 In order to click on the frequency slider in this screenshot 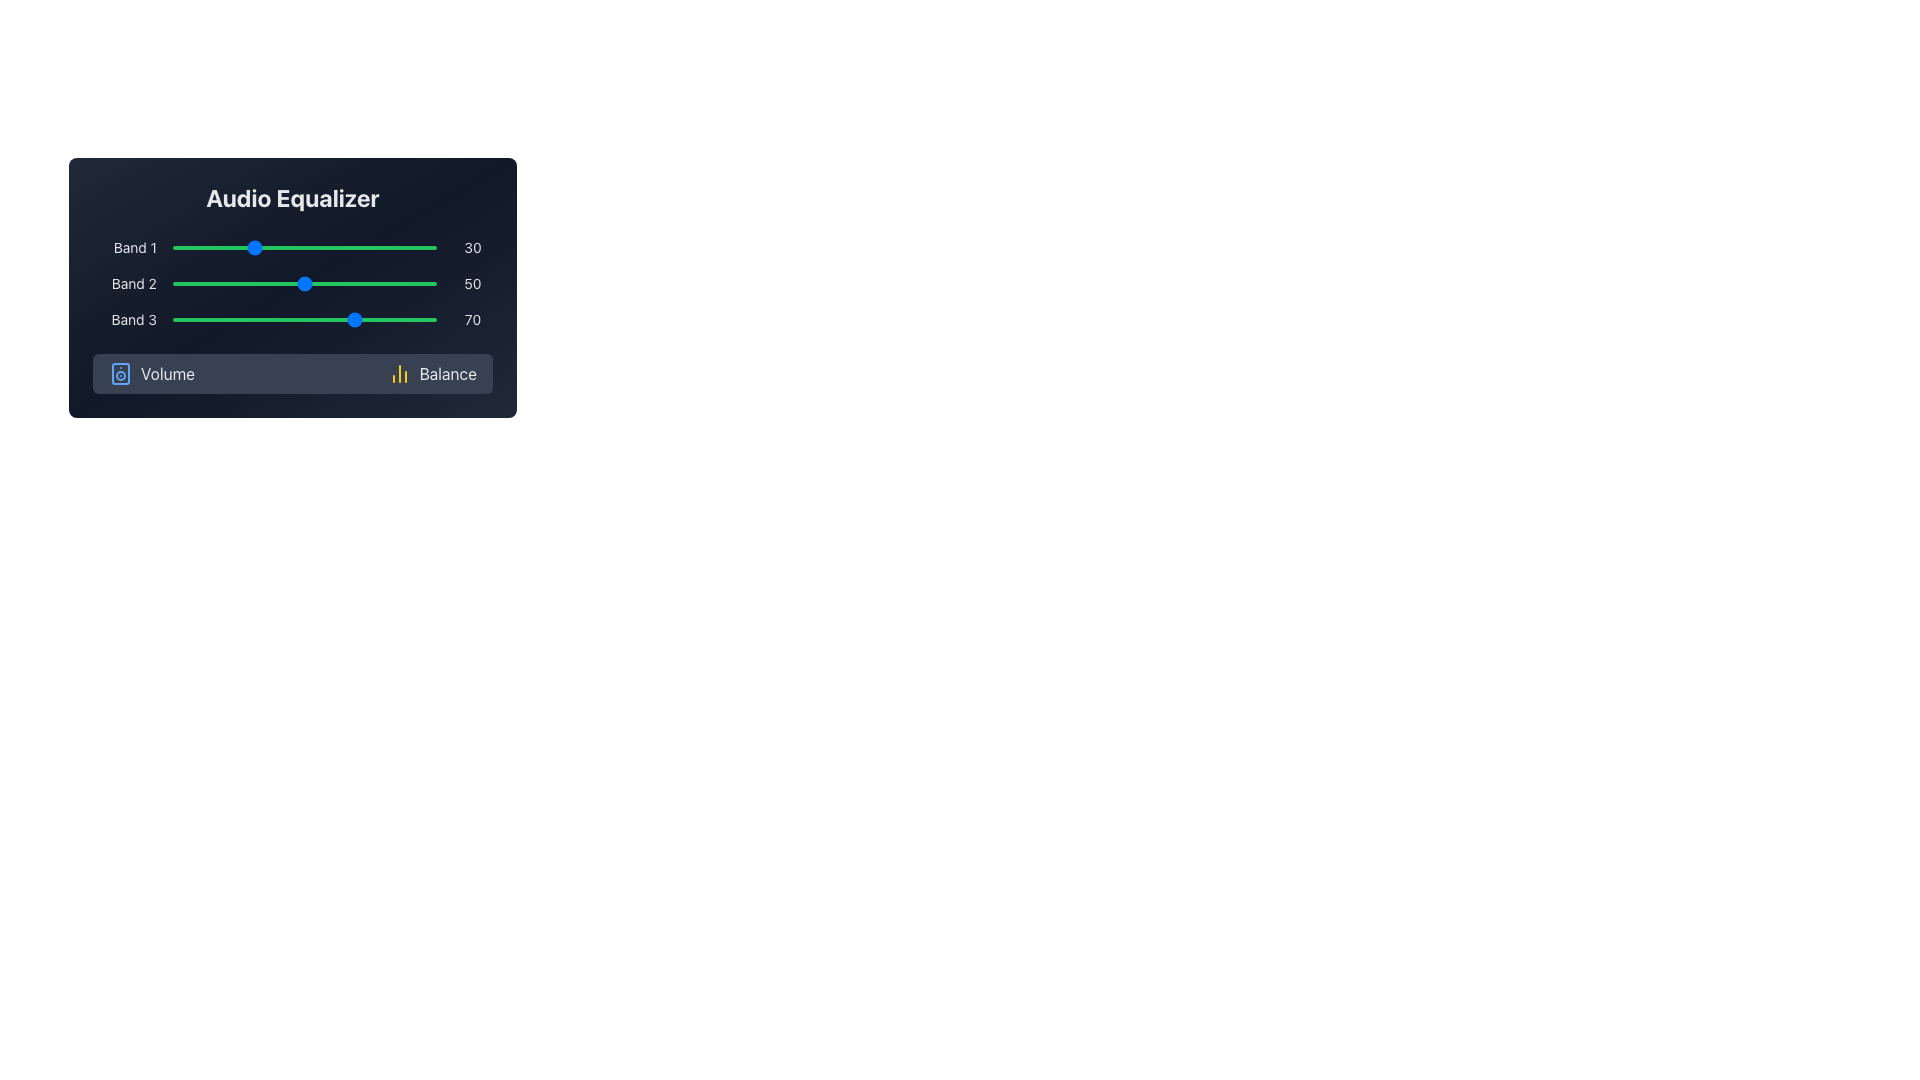, I will do `click(373, 284)`.